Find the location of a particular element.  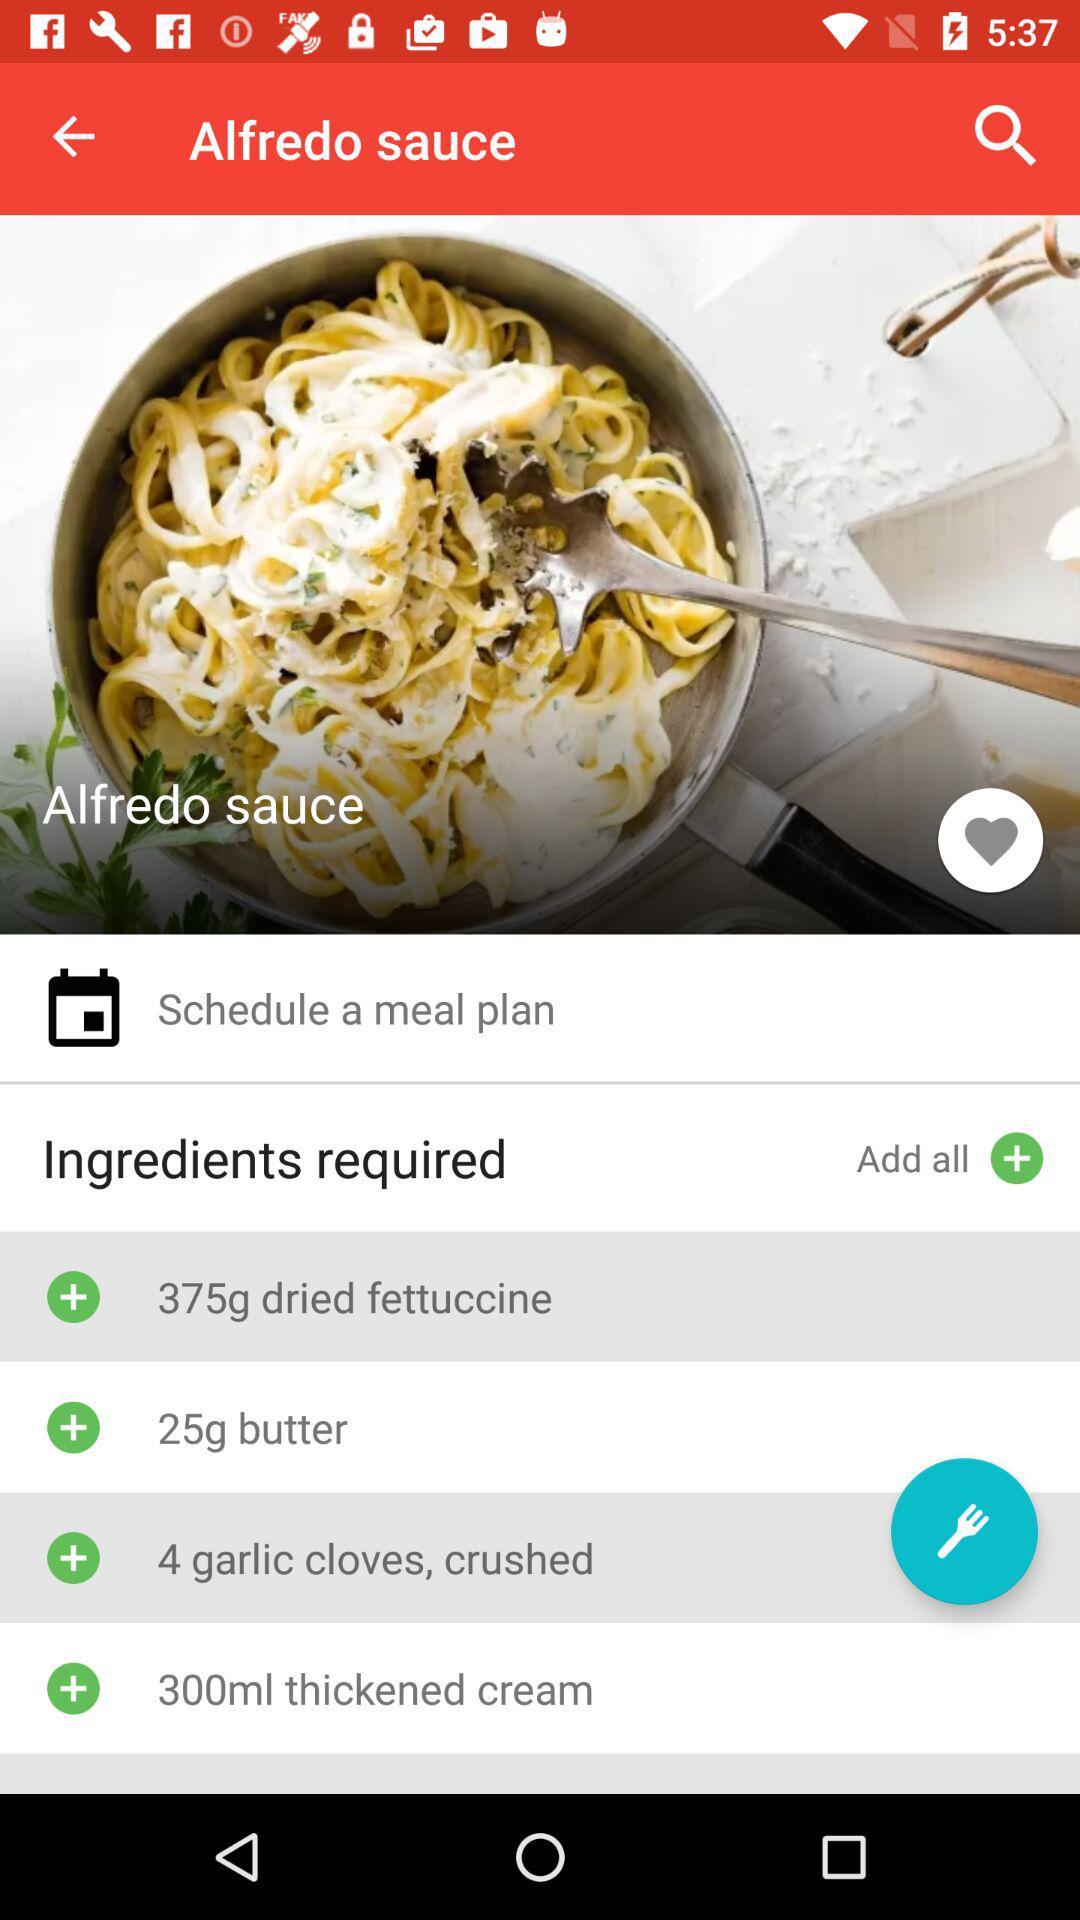

the edit icon is located at coordinates (963, 1530).